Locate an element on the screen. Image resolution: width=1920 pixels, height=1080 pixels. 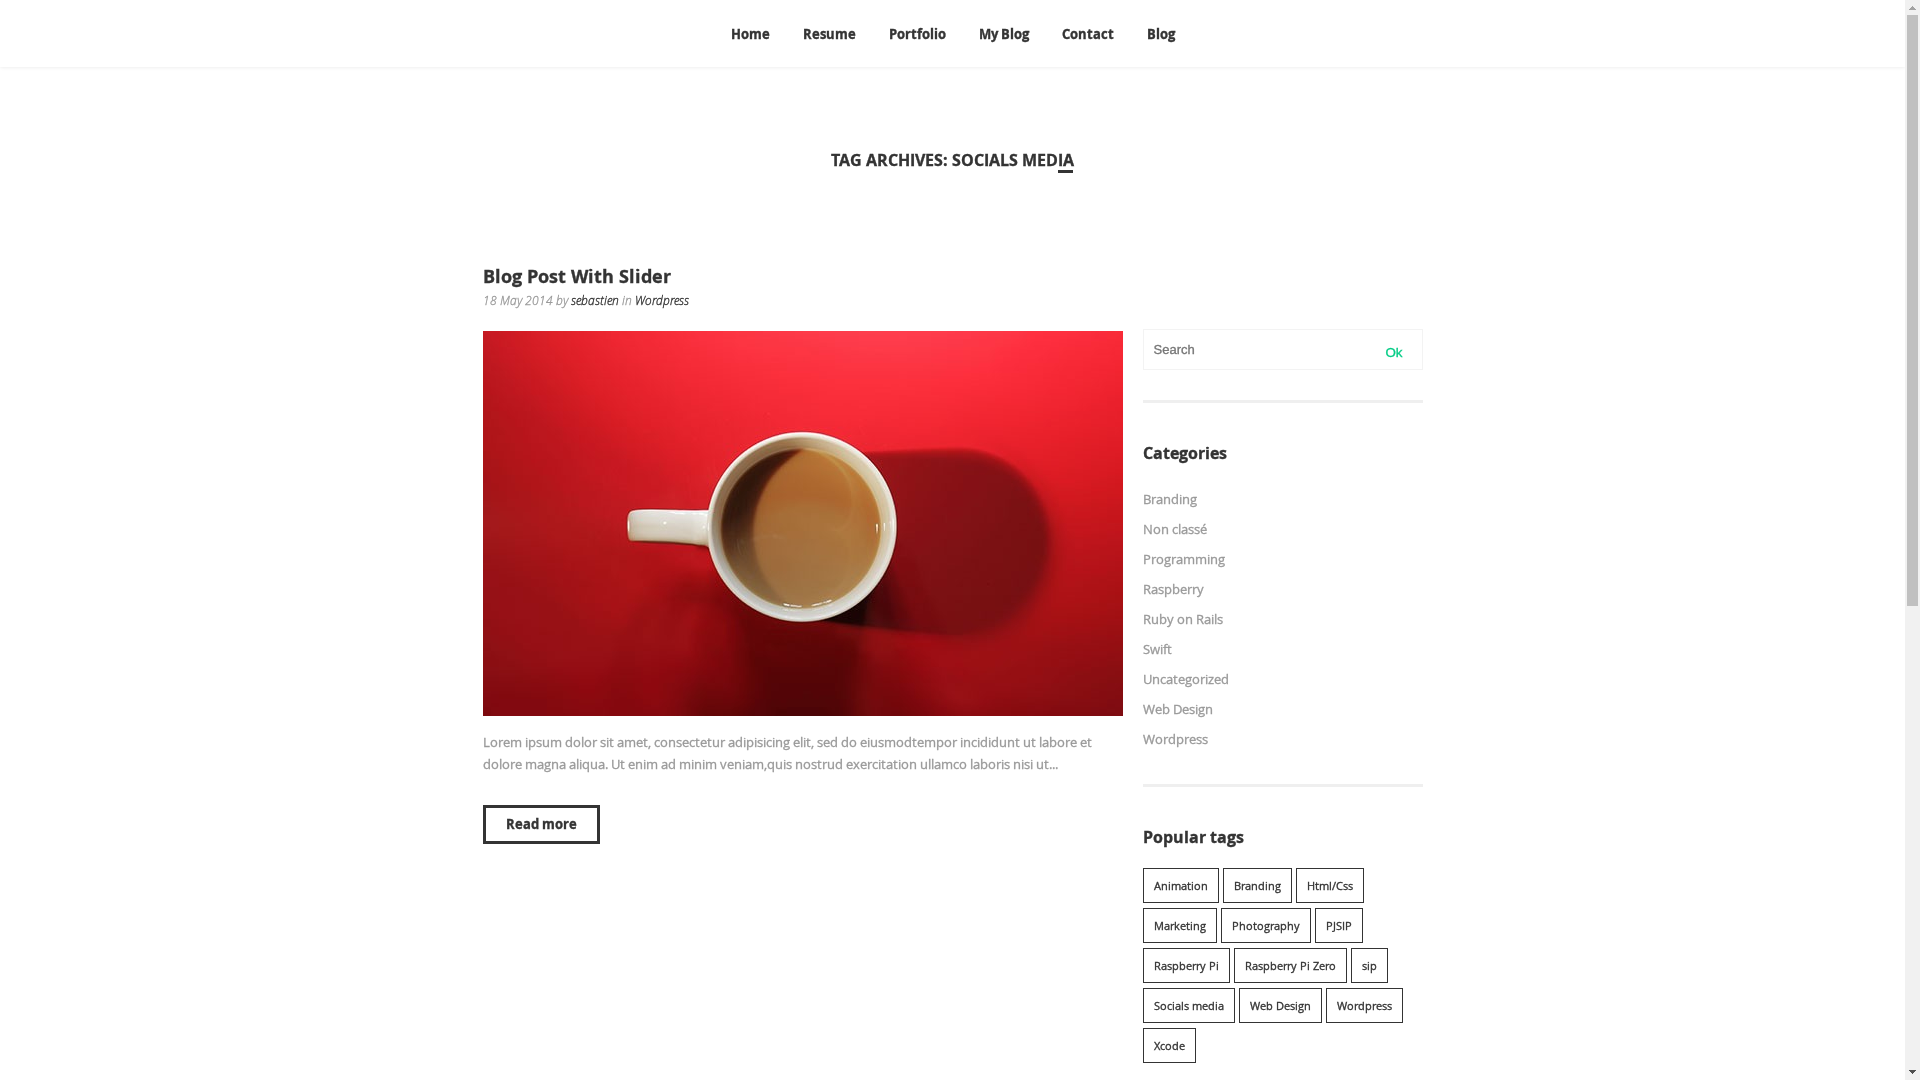
'Wordpress' is located at coordinates (1174, 739).